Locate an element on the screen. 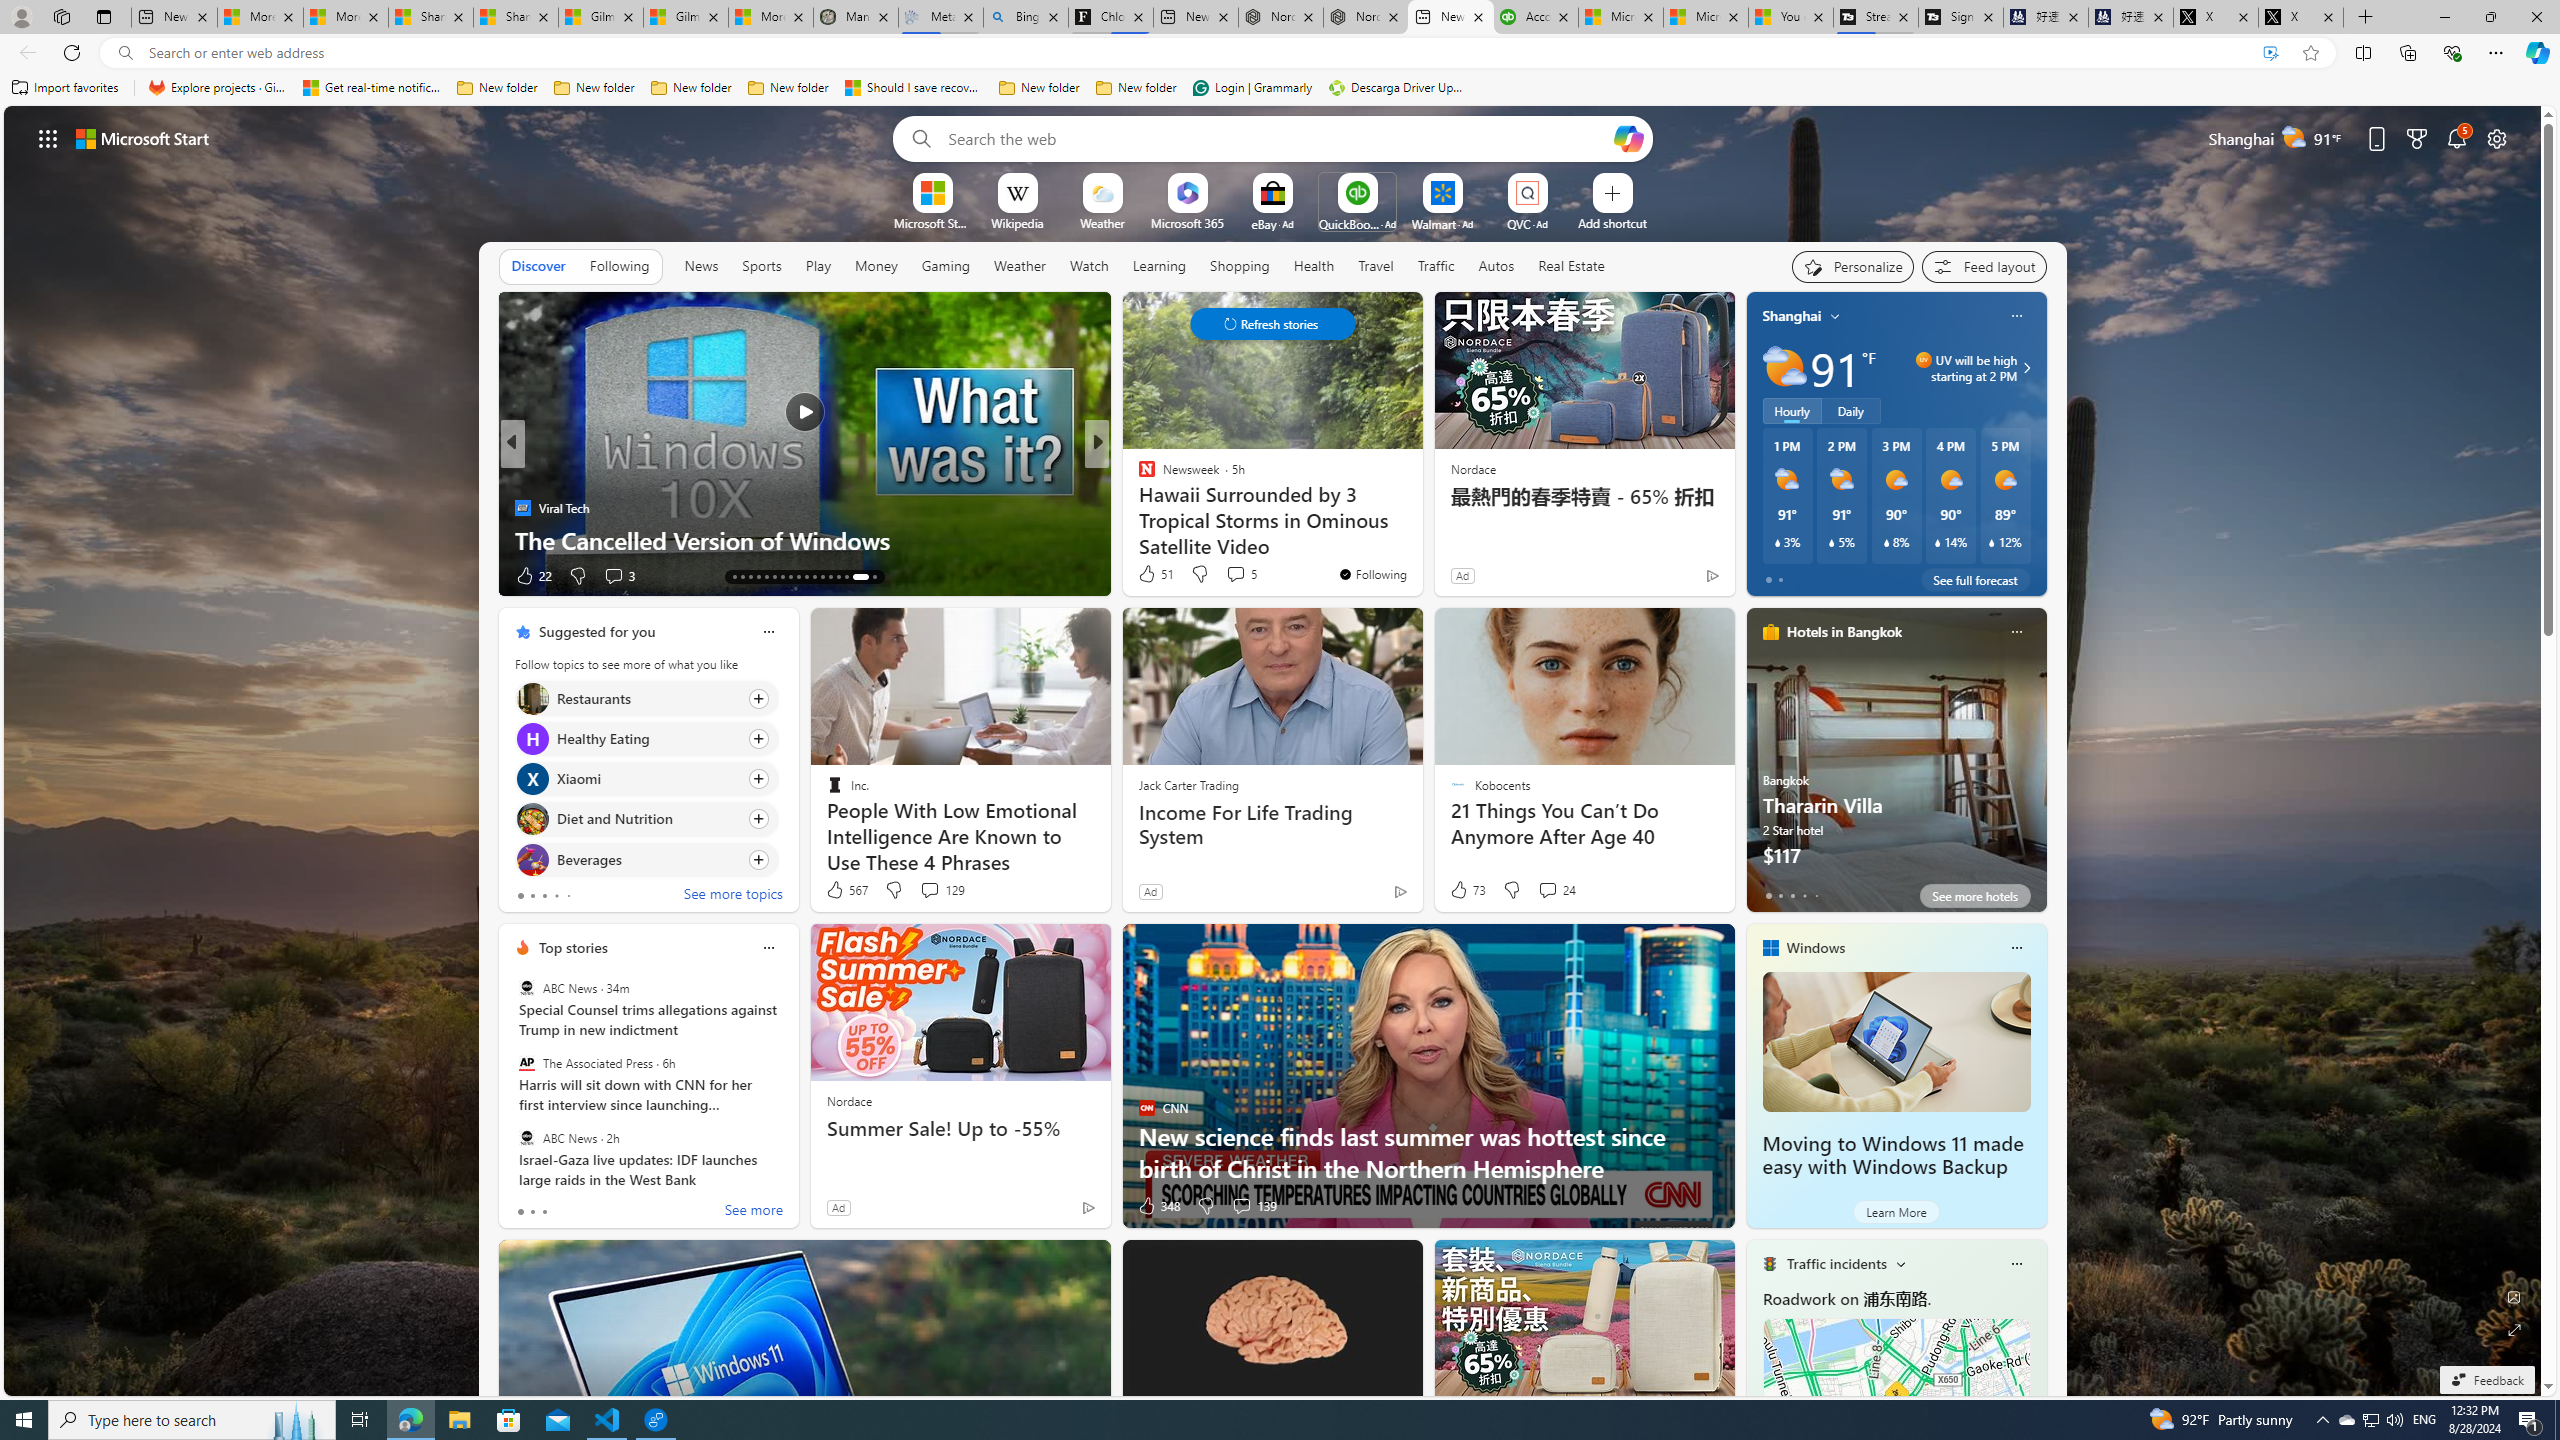 The height and width of the screenshot is (1440, 2560). 'Viral Tech' is located at coordinates (521, 506).